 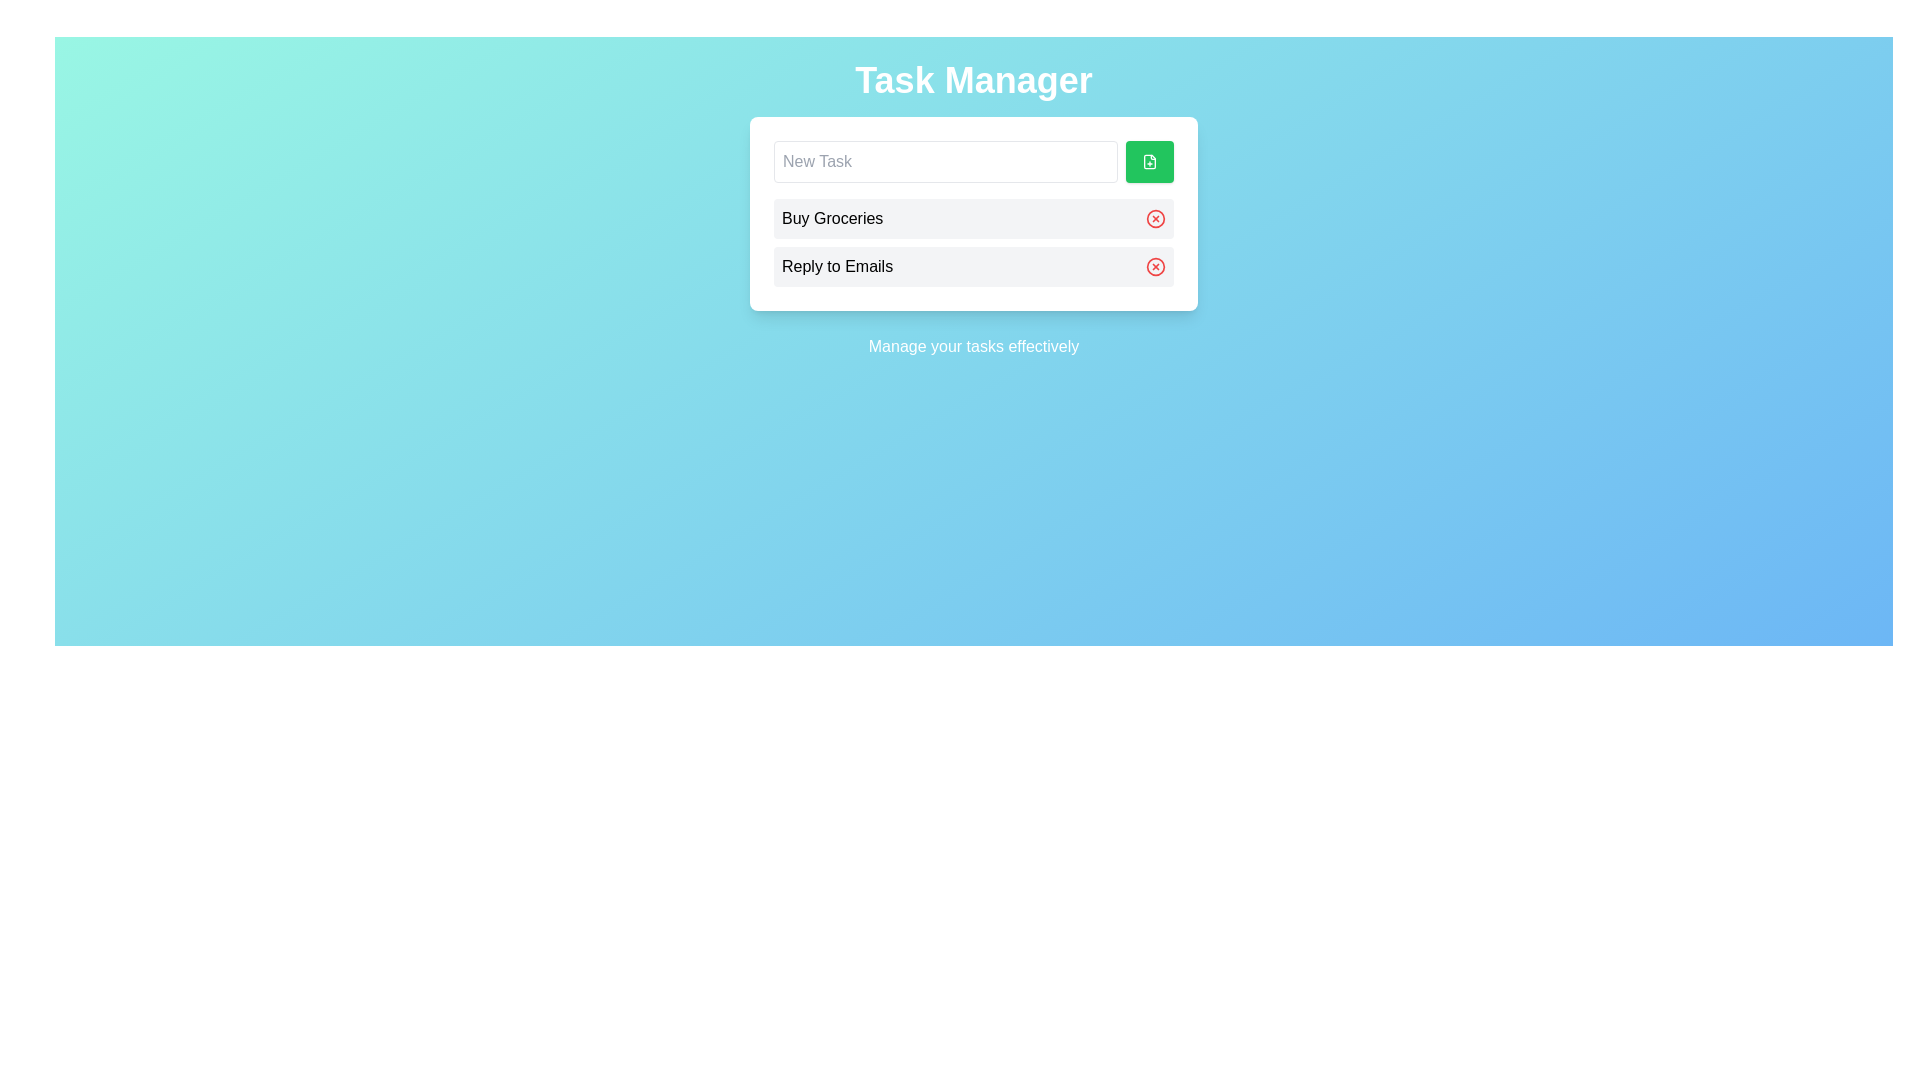 I want to click on the icon within the green button on the right of the input field in the Task Manager interface, so click(x=1150, y=161).